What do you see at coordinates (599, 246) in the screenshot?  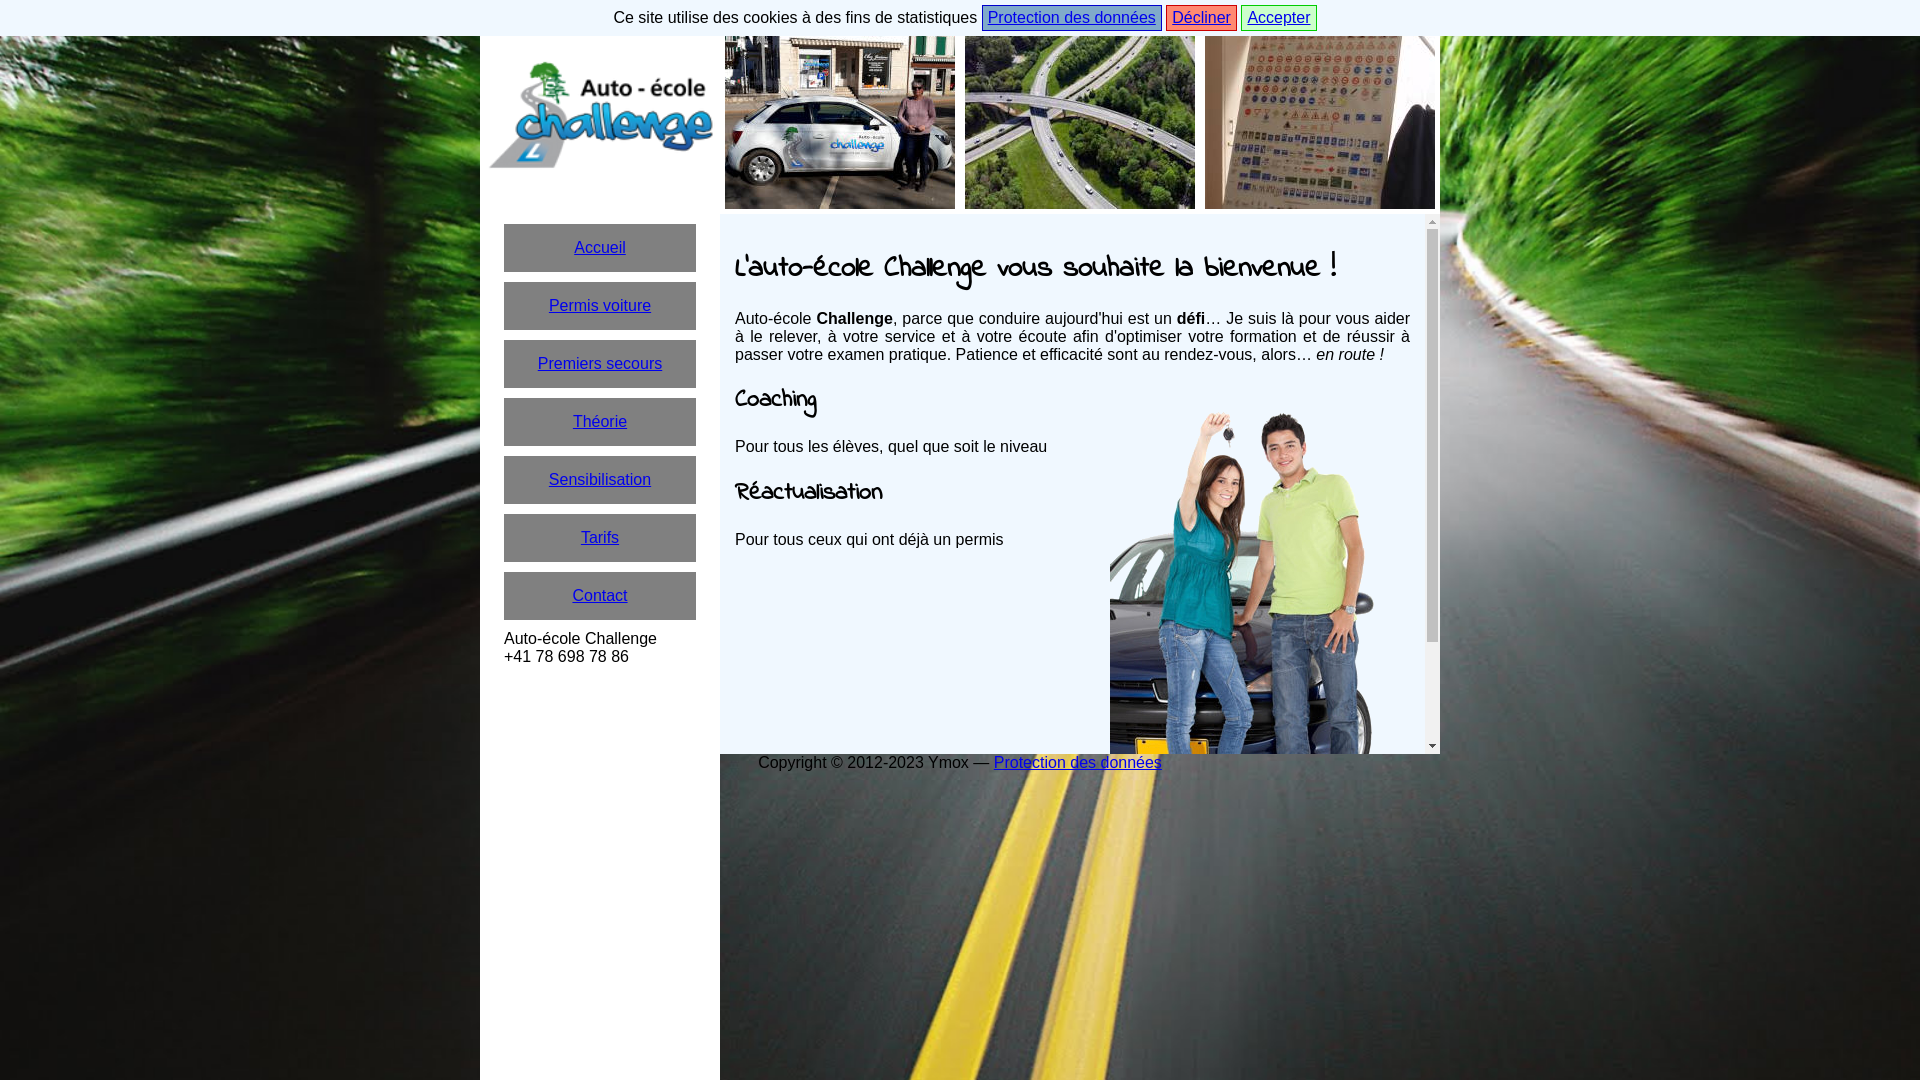 I see `'Accueil'` at bounding box center [599, 246].